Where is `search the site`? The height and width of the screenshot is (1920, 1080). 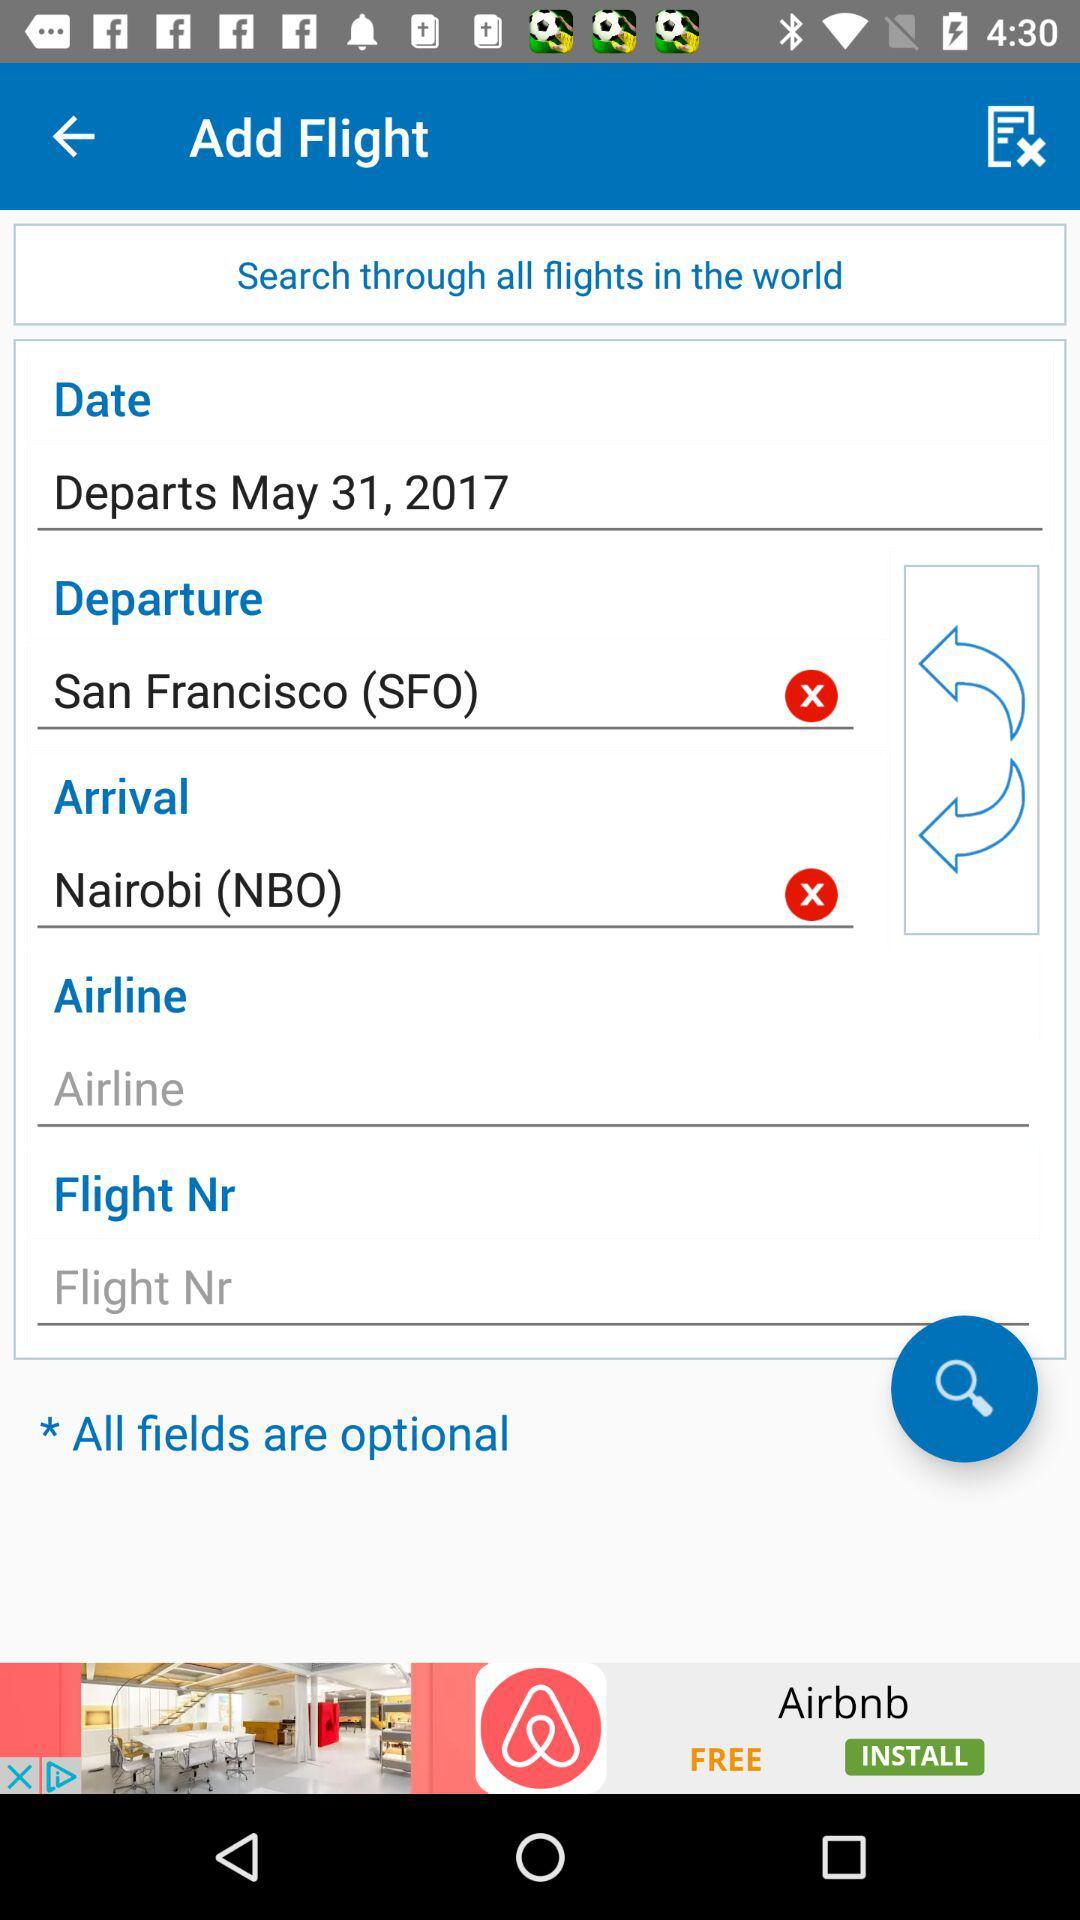 search the site is located at coordinates (963, 1387).